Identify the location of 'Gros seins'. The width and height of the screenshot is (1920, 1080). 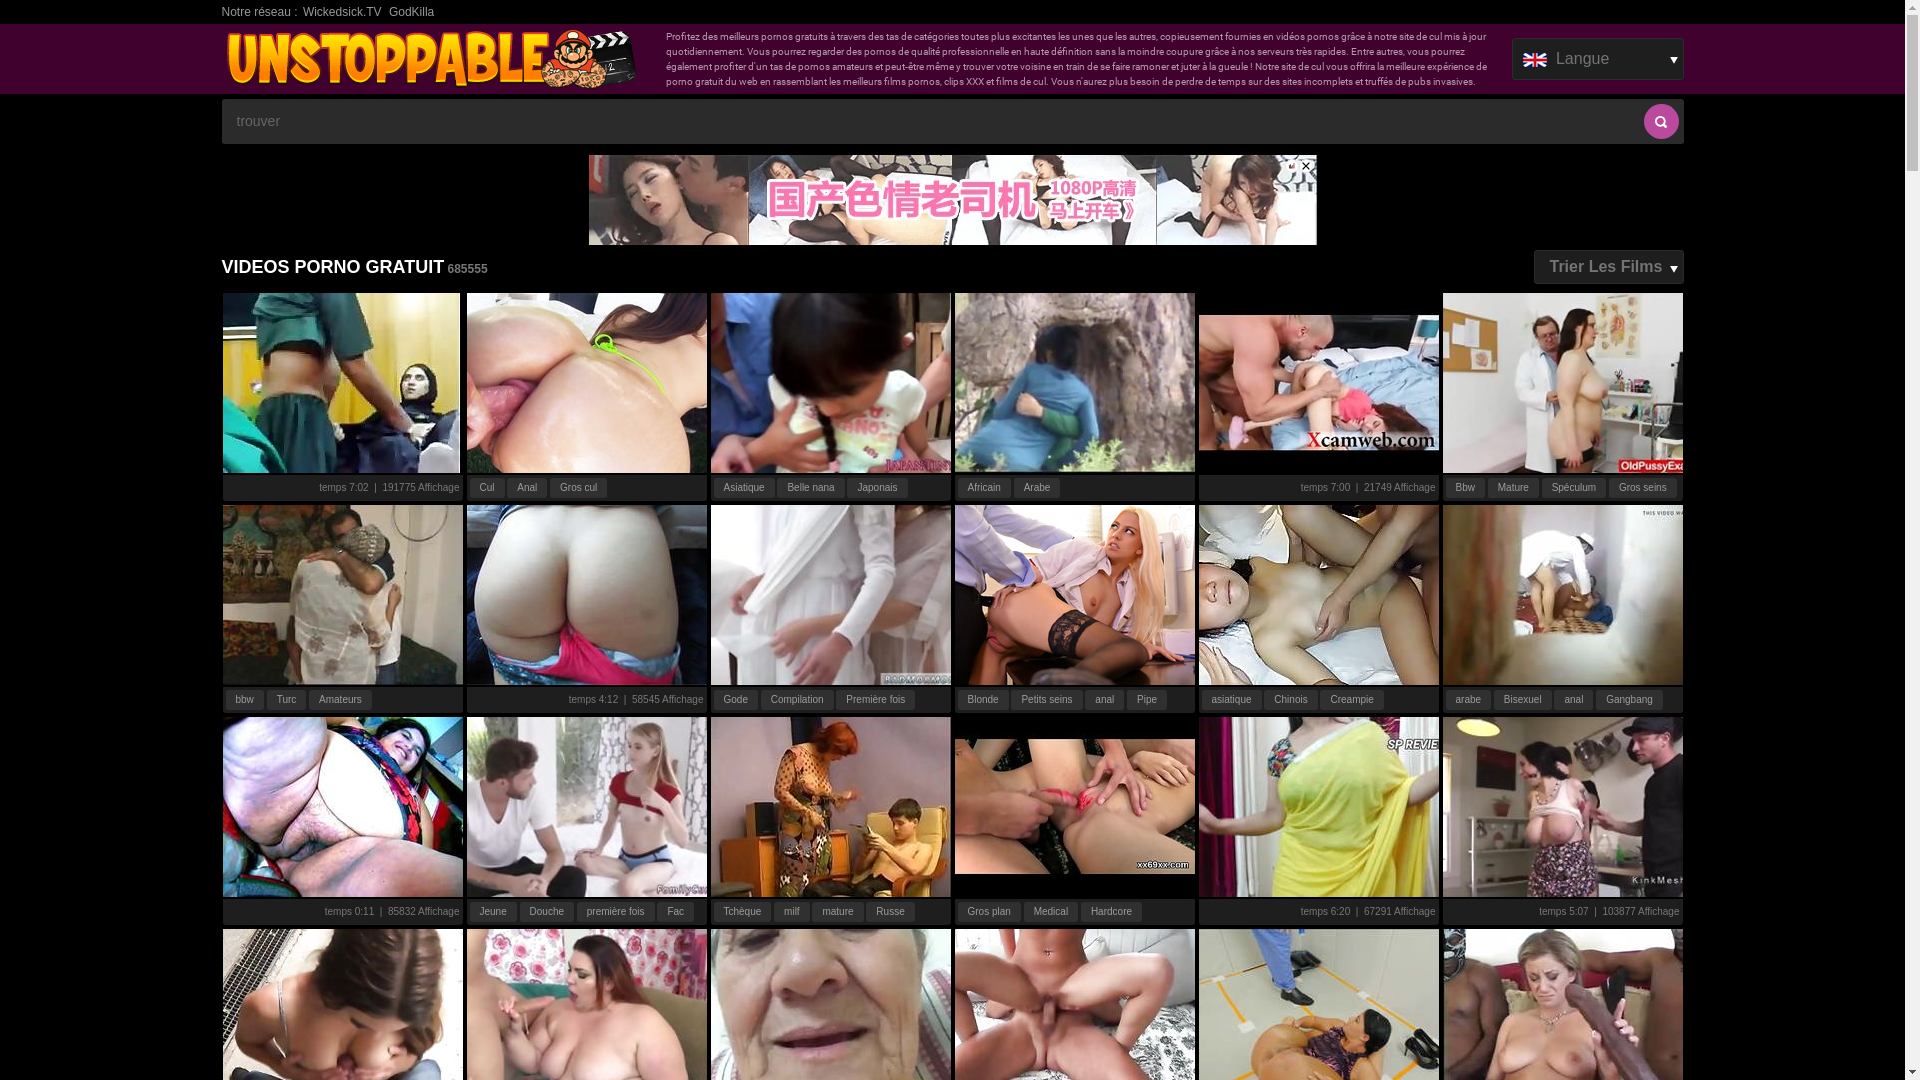
(1608, 488).